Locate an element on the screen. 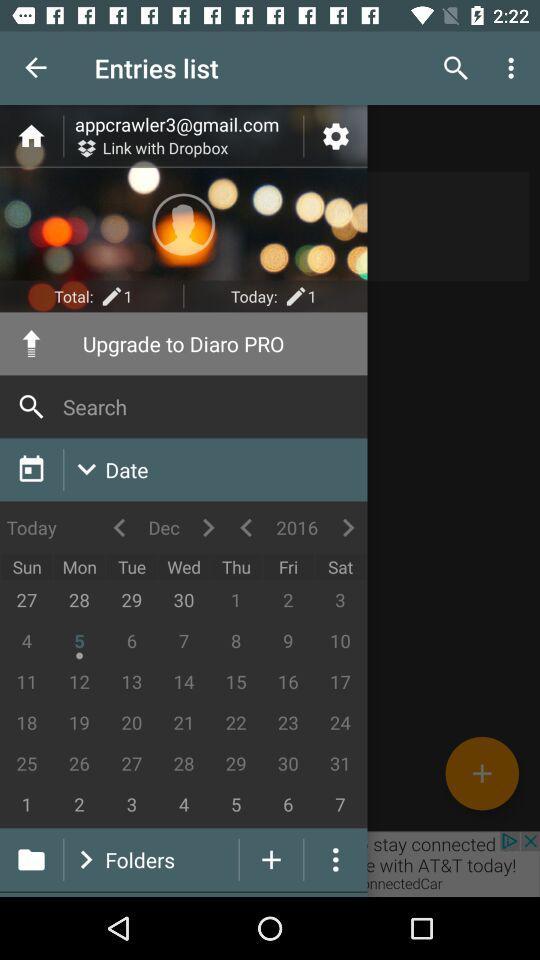 The height and width of the screenshot is (960, 540). the icon that has the text link with dropbox right to it is located at coordinates (85, 147).